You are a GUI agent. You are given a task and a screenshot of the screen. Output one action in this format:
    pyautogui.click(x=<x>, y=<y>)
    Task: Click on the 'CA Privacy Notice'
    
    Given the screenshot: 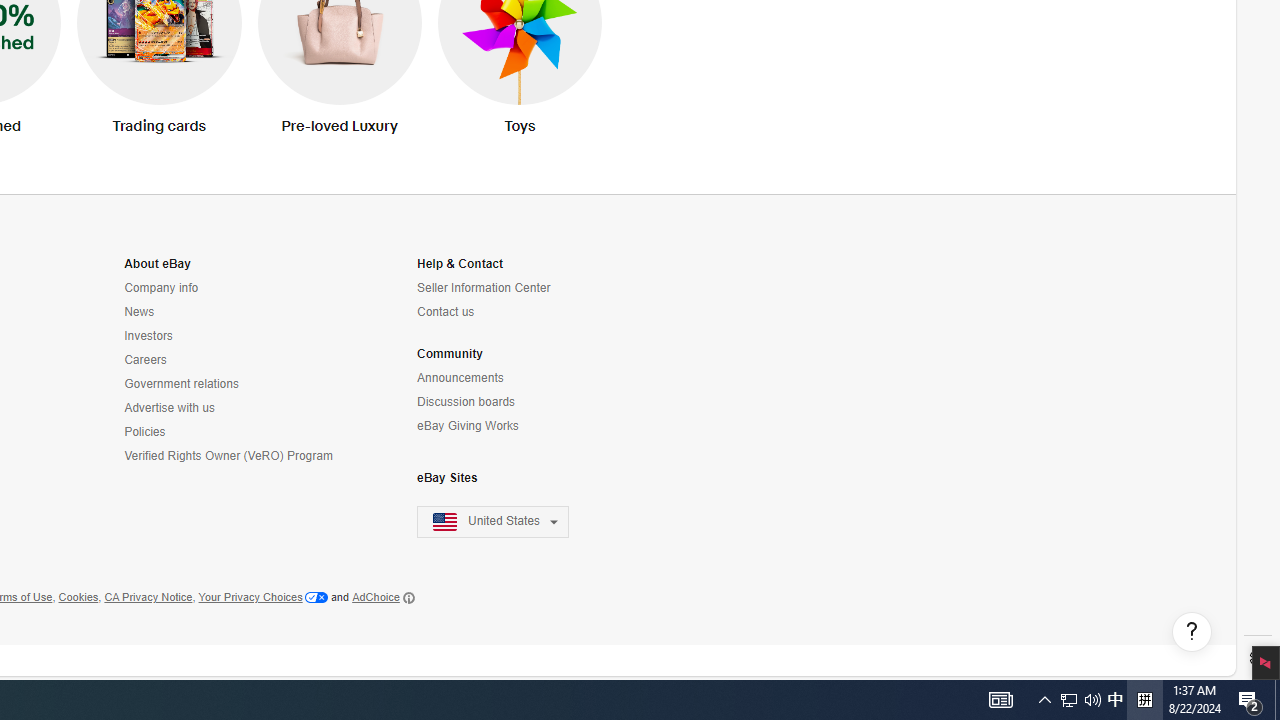 What is the action you would take?
    pyautogui.click(x=147, y=596)
    